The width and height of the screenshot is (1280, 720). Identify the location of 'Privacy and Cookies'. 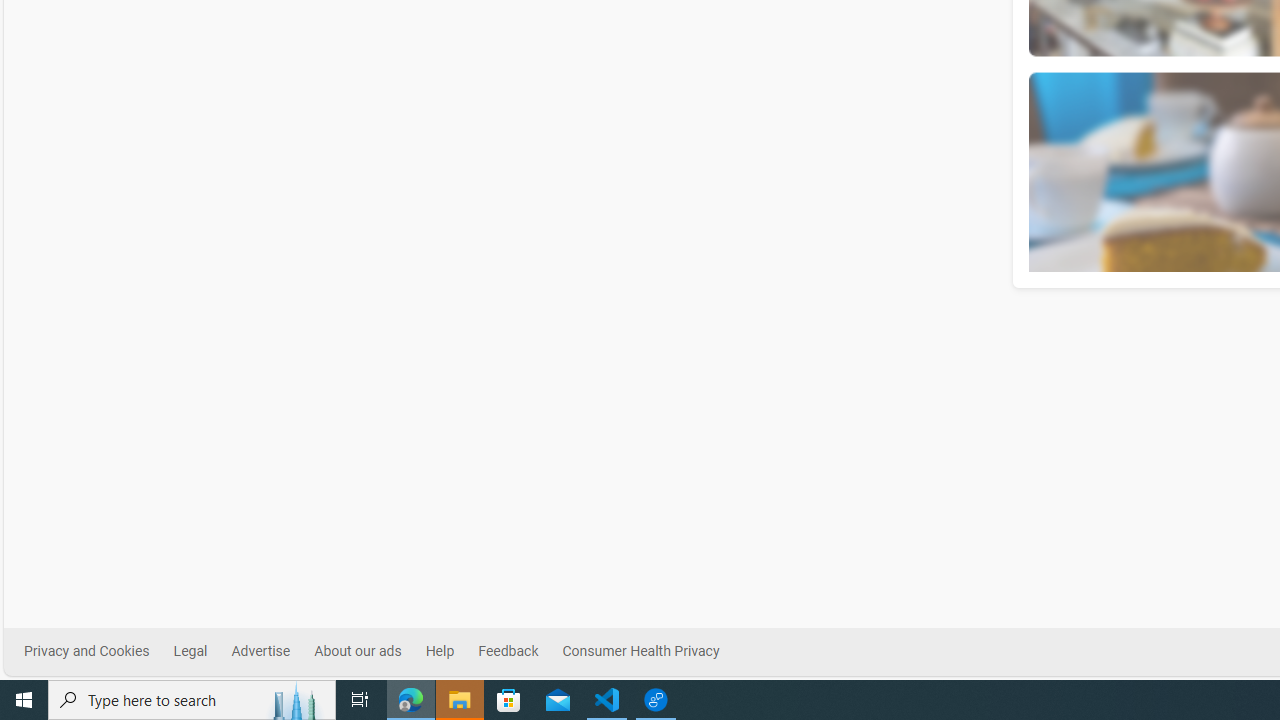
(98, 651).